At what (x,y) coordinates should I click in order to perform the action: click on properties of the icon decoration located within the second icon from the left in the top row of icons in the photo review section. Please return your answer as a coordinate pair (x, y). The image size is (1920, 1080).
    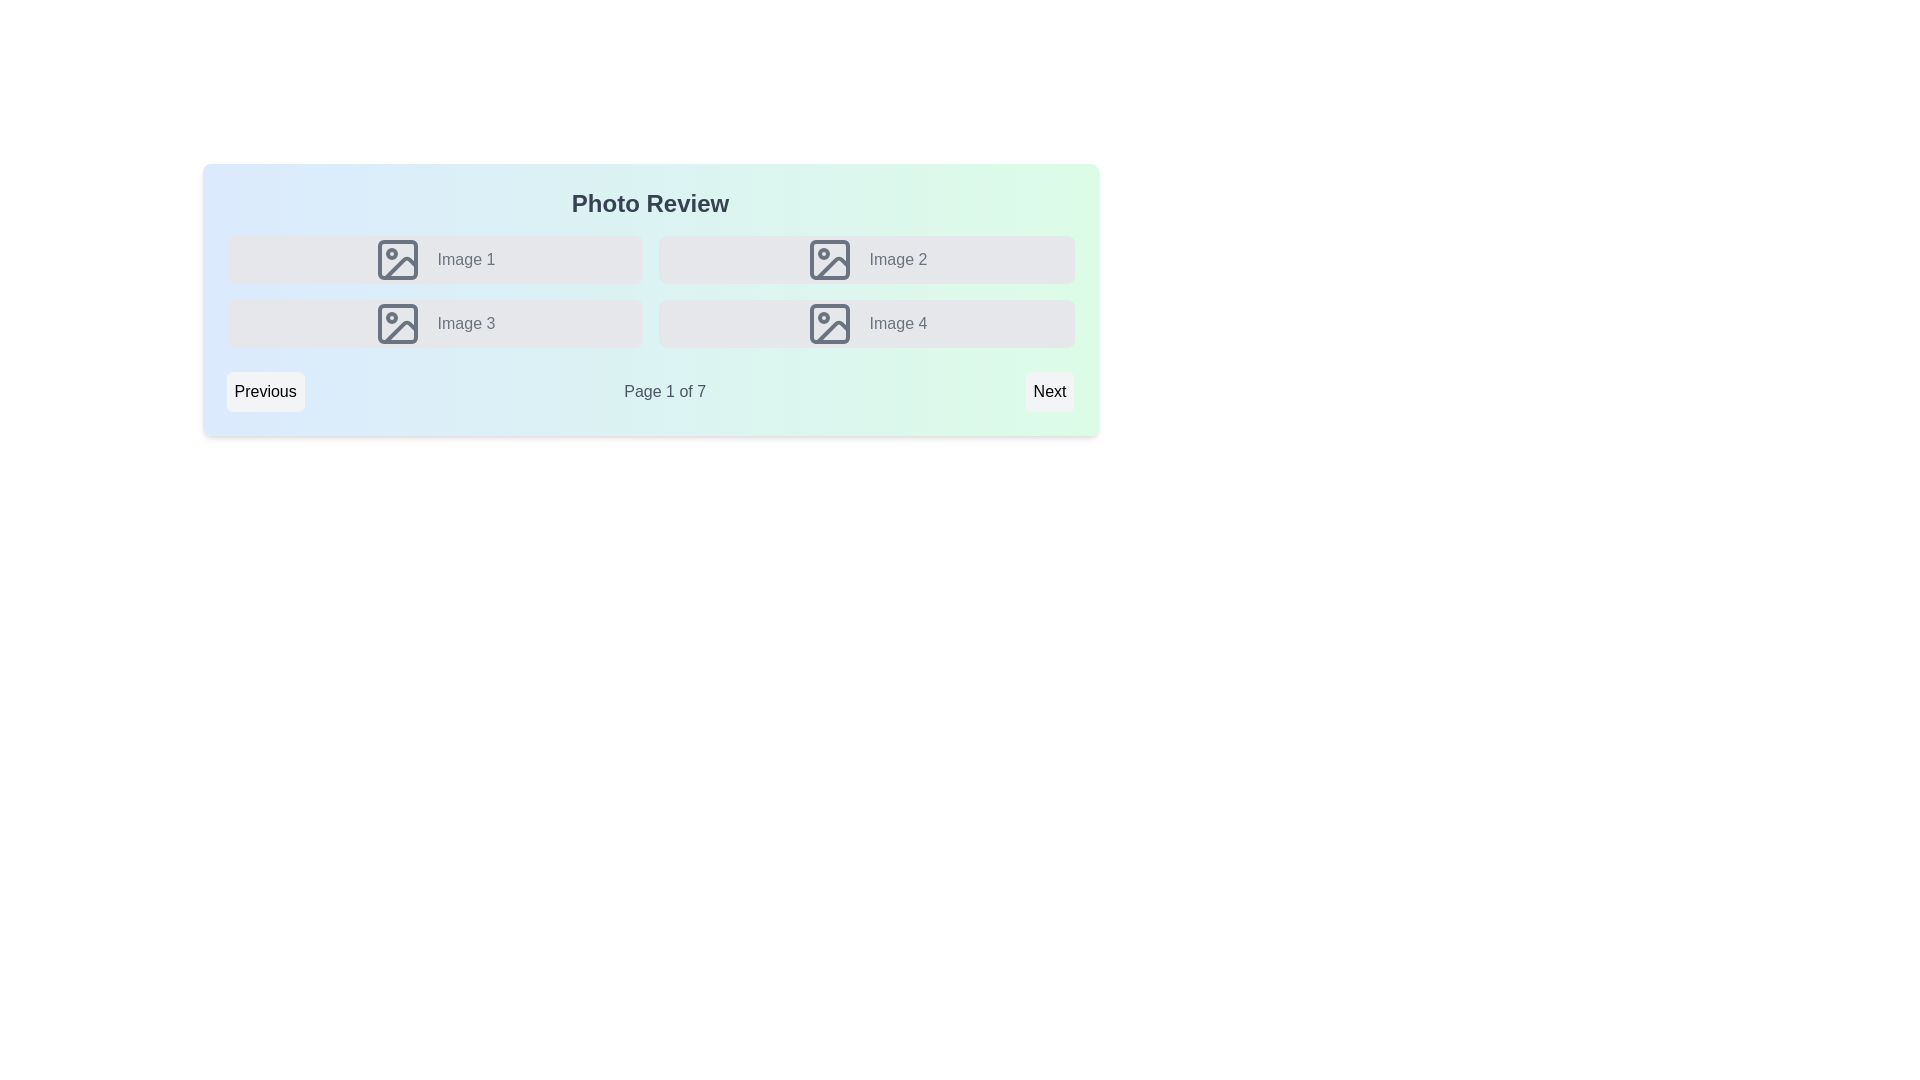
    Looking at the image, I should click on (832, 267).